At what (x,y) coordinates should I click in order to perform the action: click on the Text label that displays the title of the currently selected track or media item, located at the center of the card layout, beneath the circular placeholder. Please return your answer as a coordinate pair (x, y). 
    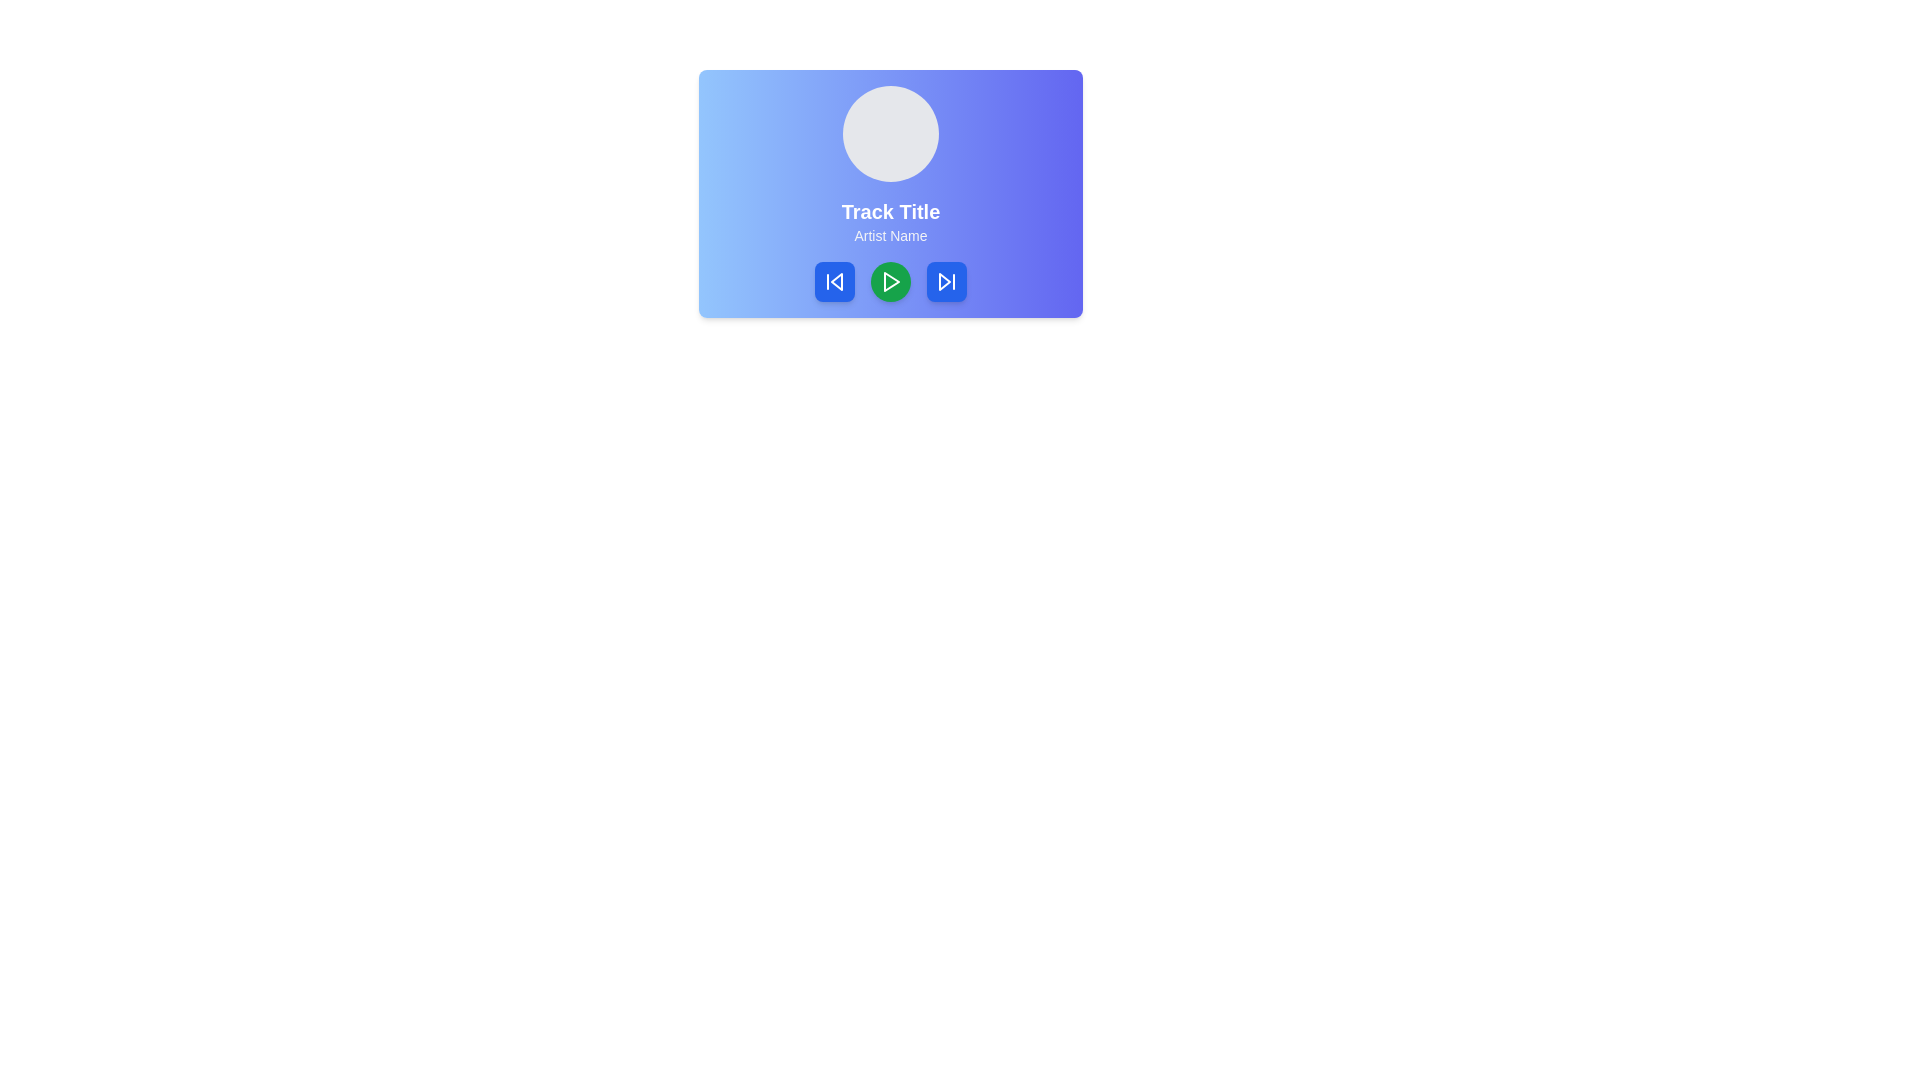
    Looking at the image, I should click on (890, 212).